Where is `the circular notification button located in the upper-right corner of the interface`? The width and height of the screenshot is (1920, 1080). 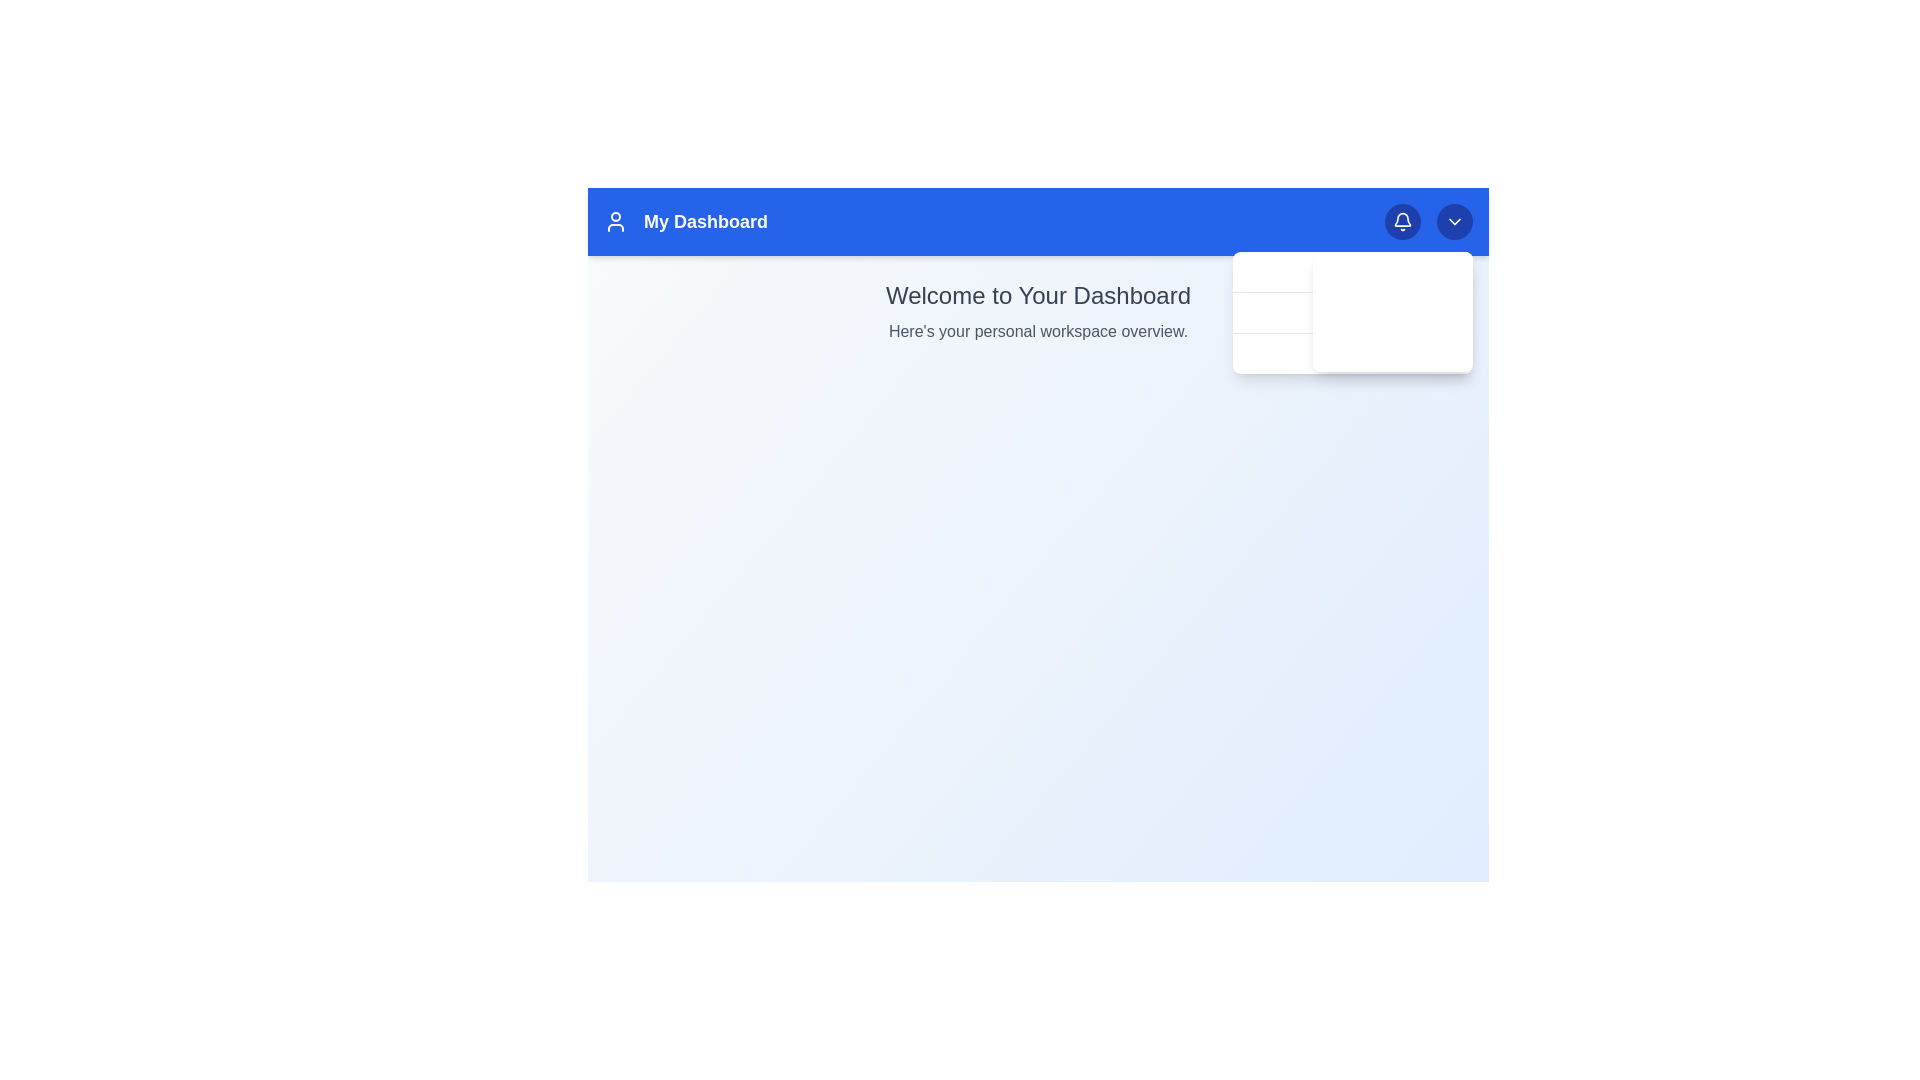 the circular notification button located in the upper-right corner of the interface is located at coordinates (1401, 222).